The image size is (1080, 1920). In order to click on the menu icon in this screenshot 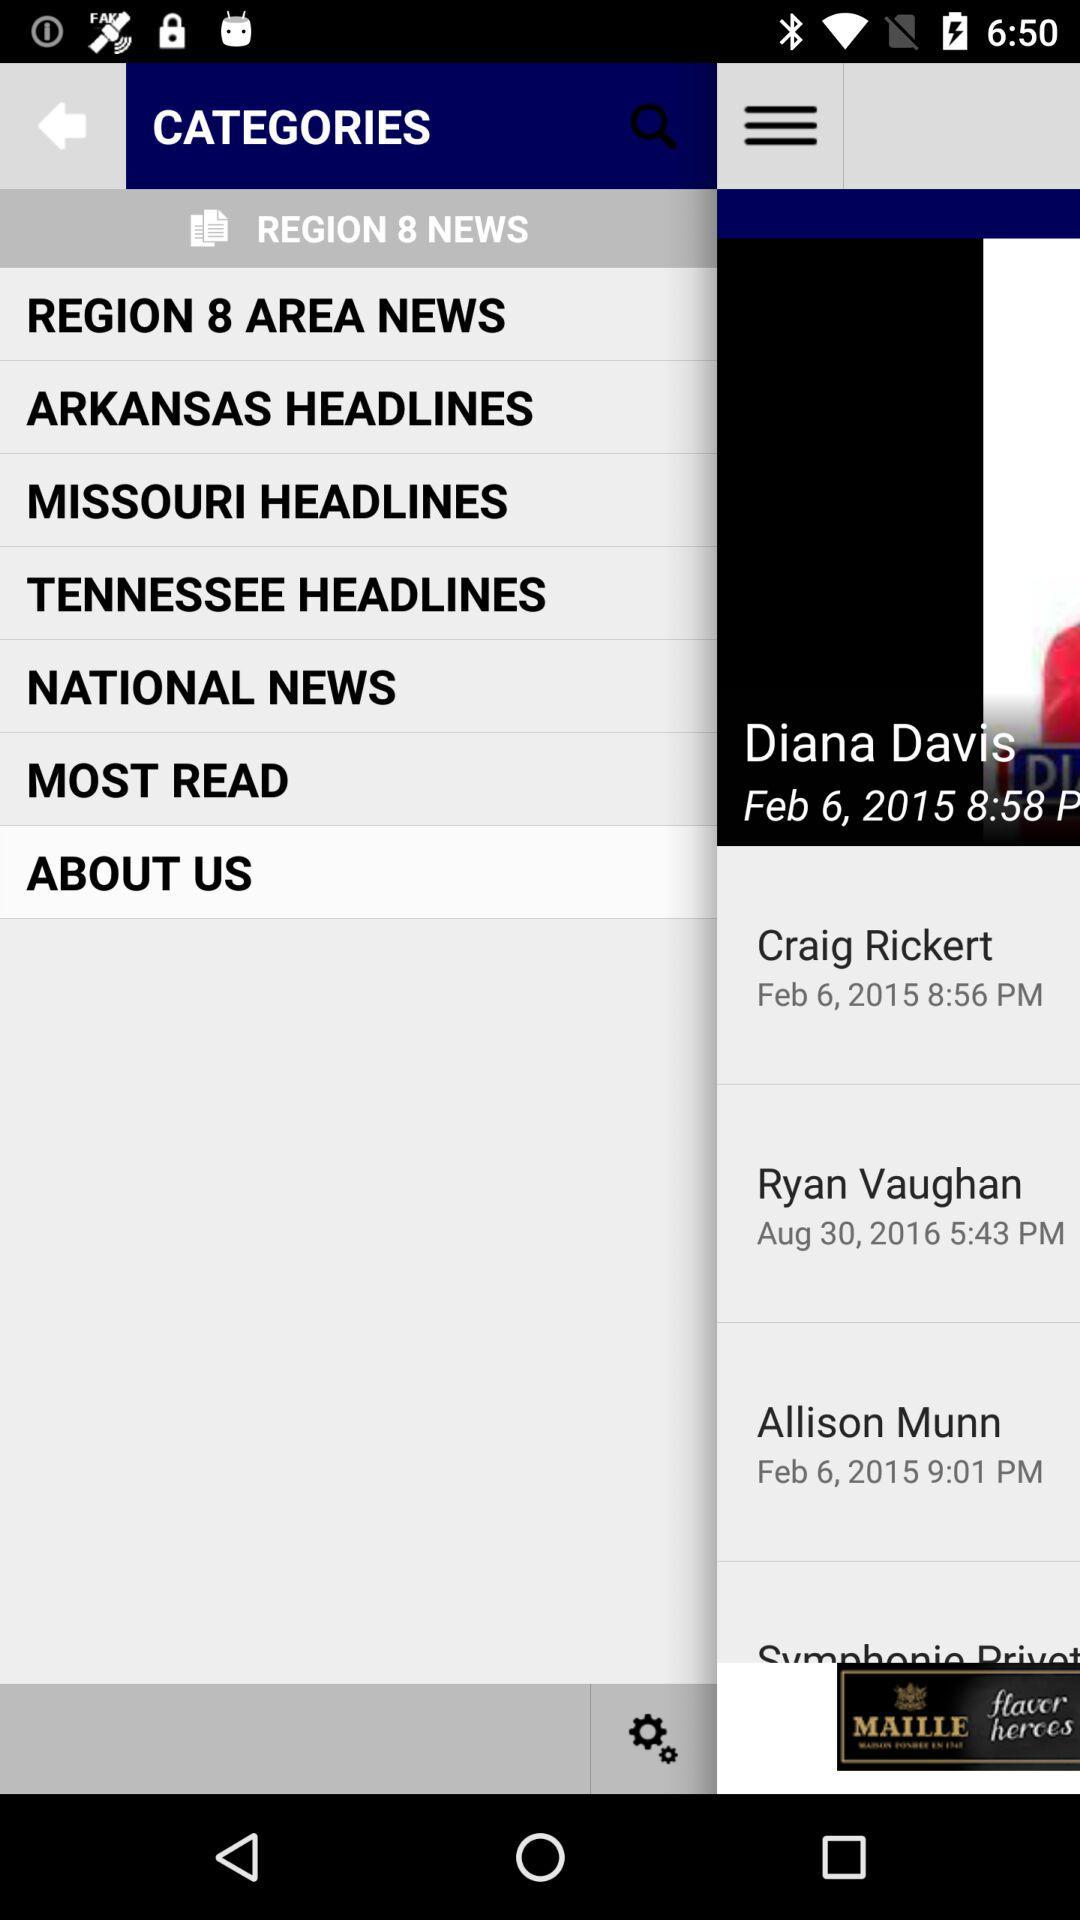, I will do `click(778, 124)`.